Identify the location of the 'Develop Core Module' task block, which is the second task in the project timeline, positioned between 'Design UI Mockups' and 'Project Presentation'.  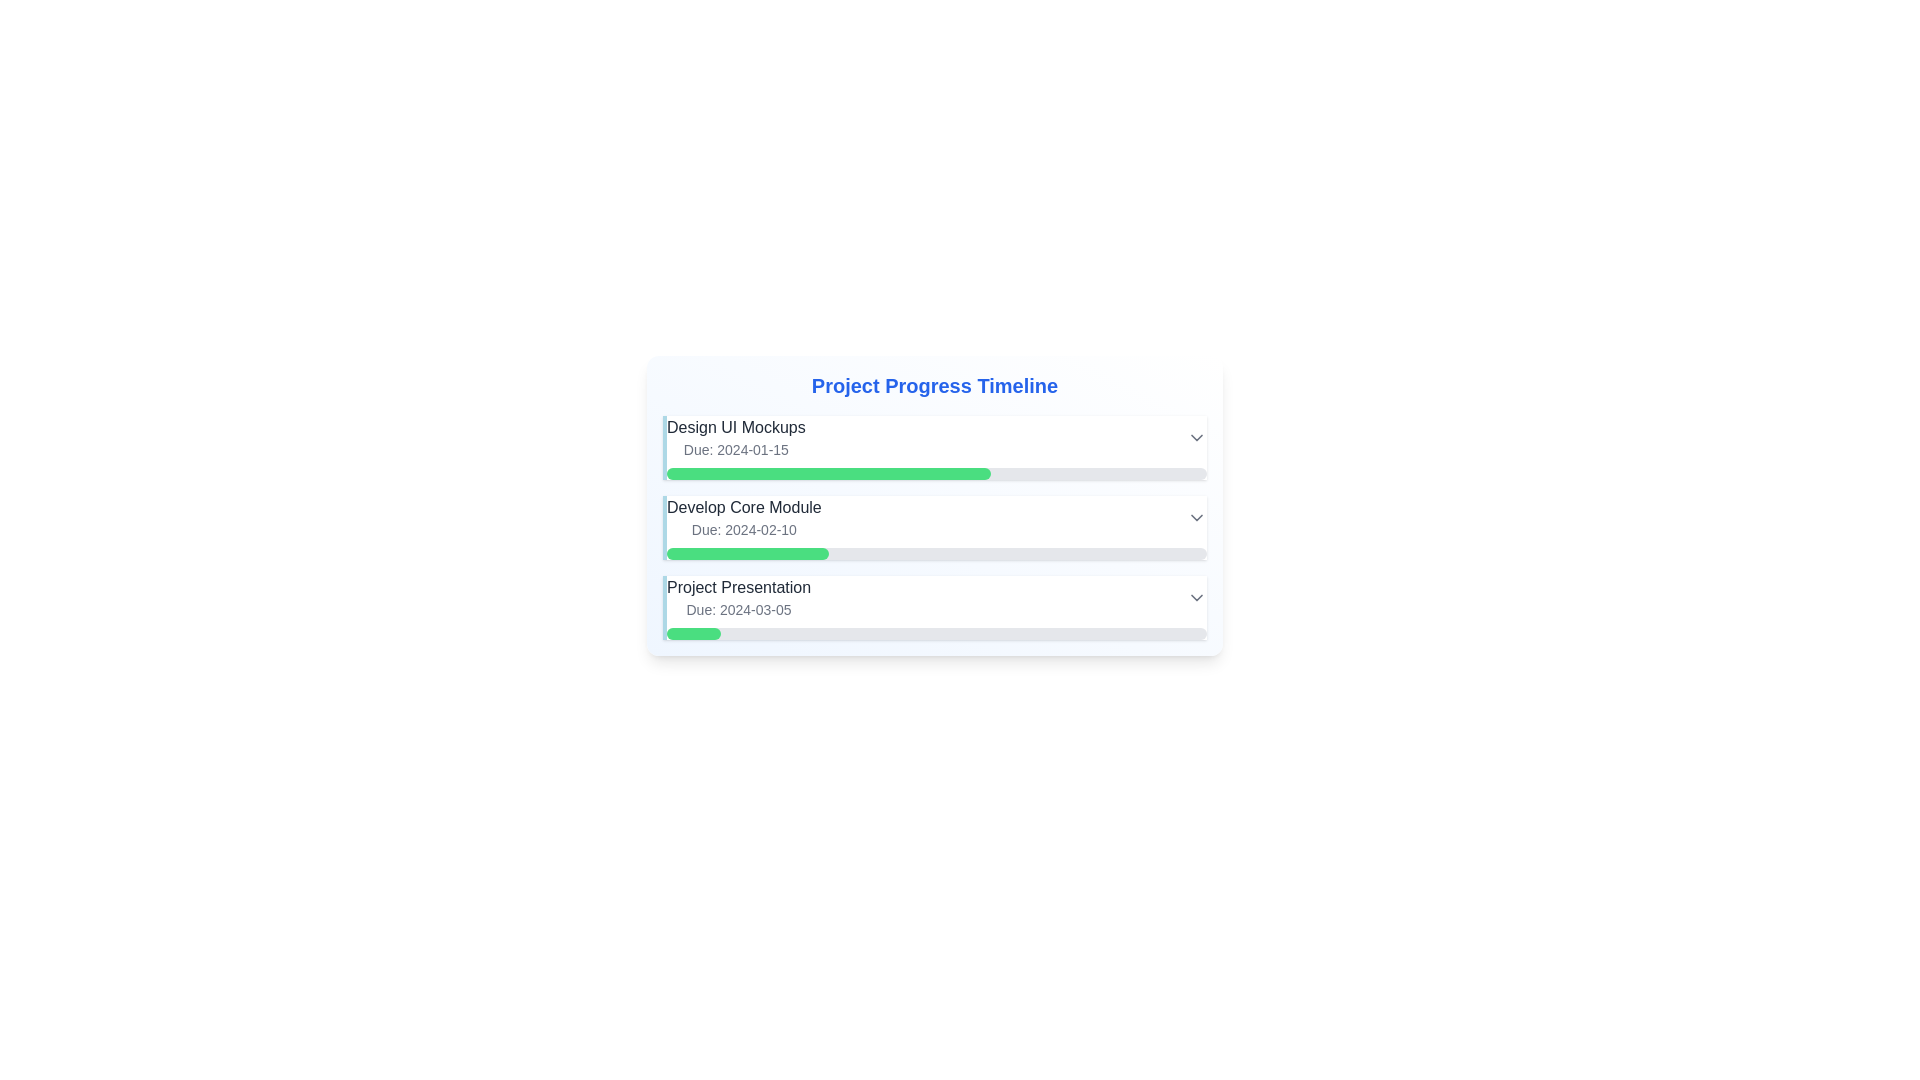
(935, 516).